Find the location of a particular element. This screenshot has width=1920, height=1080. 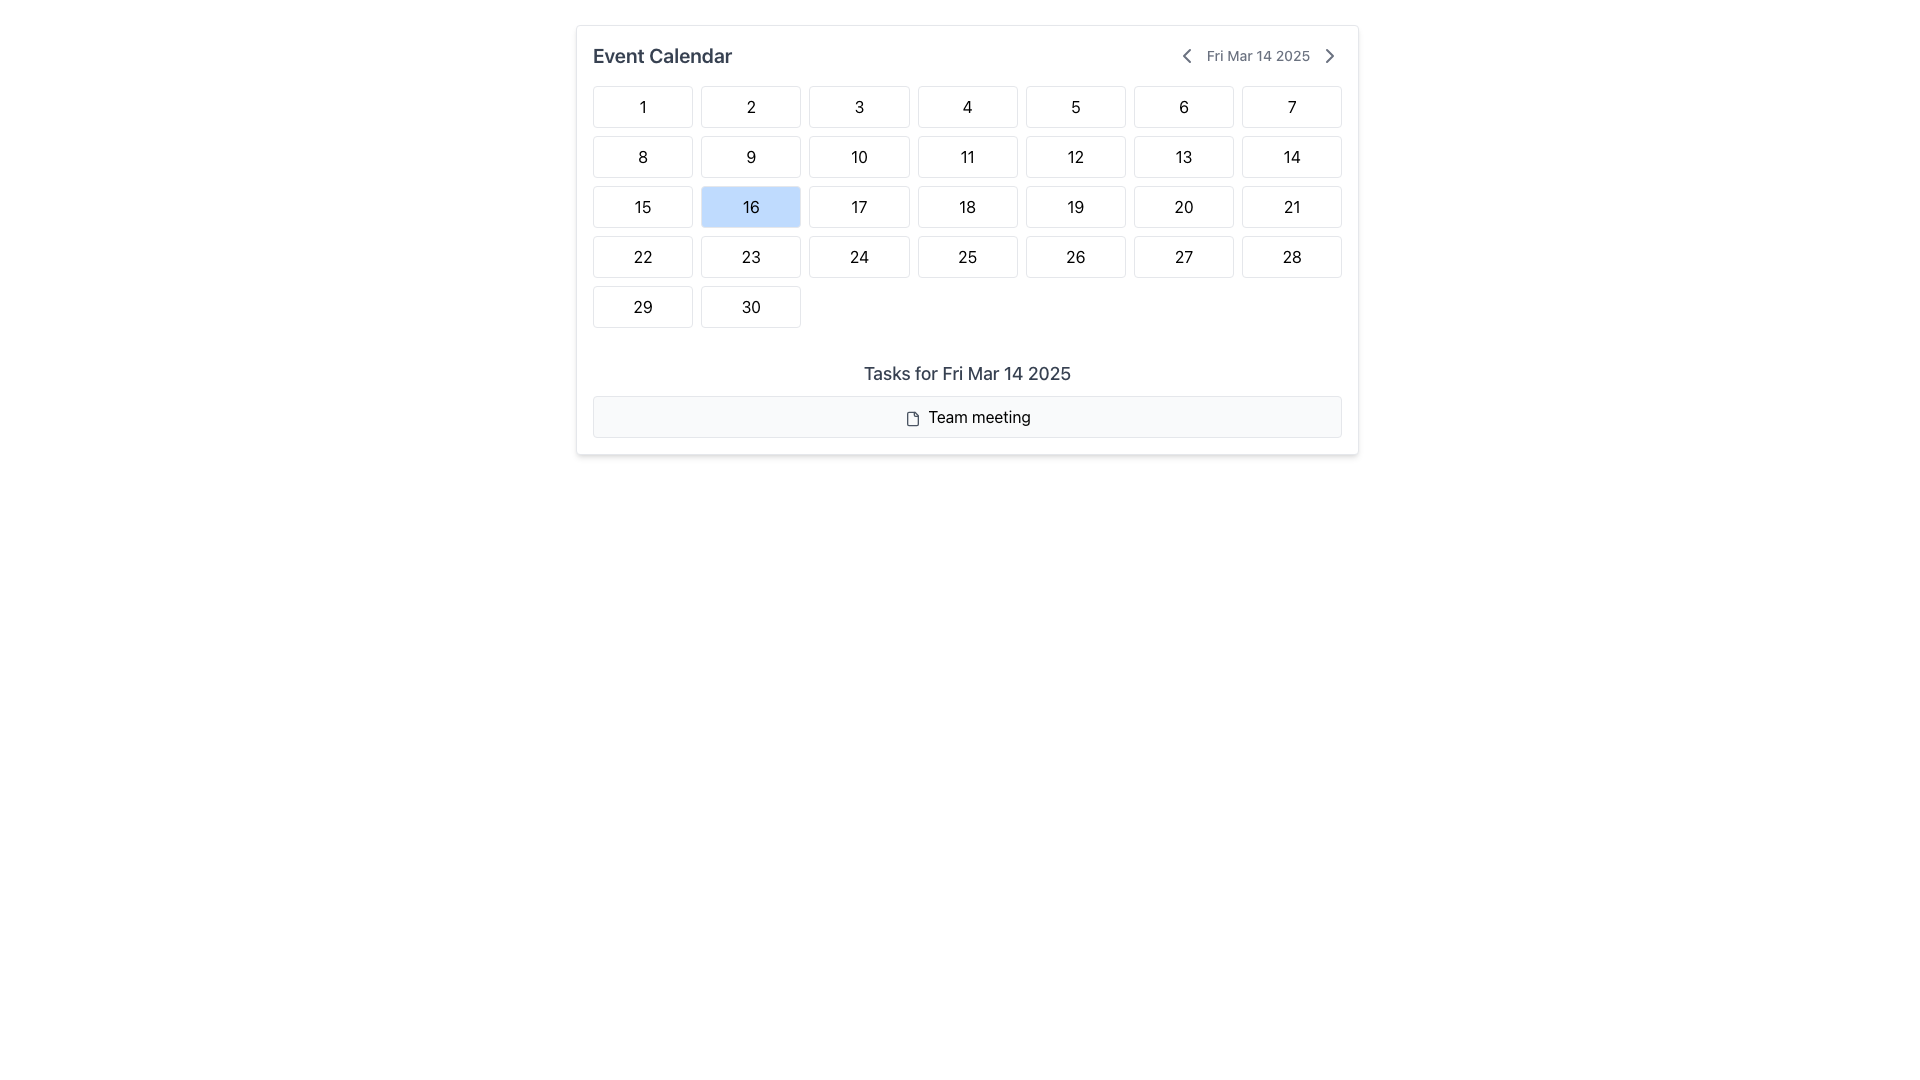

the calendar cell representing the day '18' in the monthly calendar view, located in the fourth column of the third row is located at coordinates (967, 207).